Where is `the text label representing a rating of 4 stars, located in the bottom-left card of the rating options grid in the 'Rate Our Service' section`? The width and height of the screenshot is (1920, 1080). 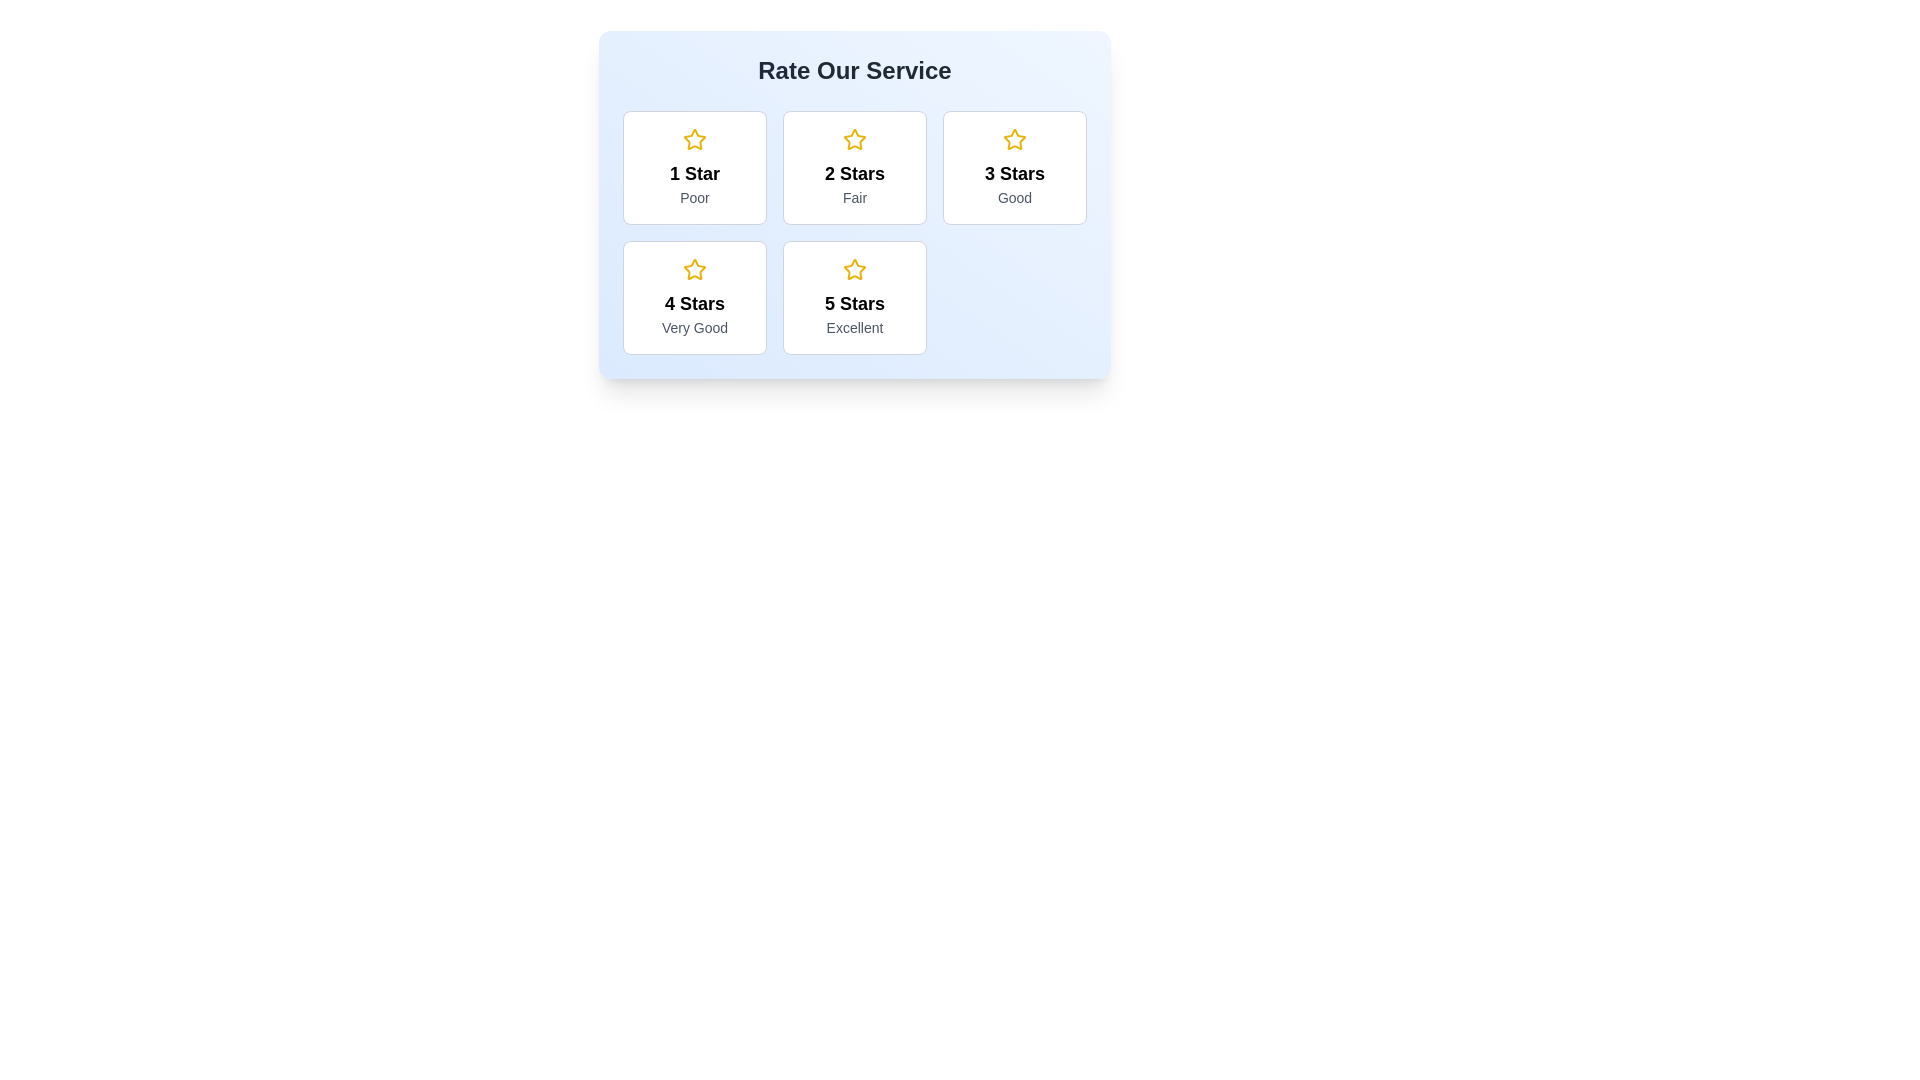 the text label representing a rating of 4 stars, located in the bottom-left card of the rating options grid in the 'Rate Our Service' section is located at coordinates (695, 304).